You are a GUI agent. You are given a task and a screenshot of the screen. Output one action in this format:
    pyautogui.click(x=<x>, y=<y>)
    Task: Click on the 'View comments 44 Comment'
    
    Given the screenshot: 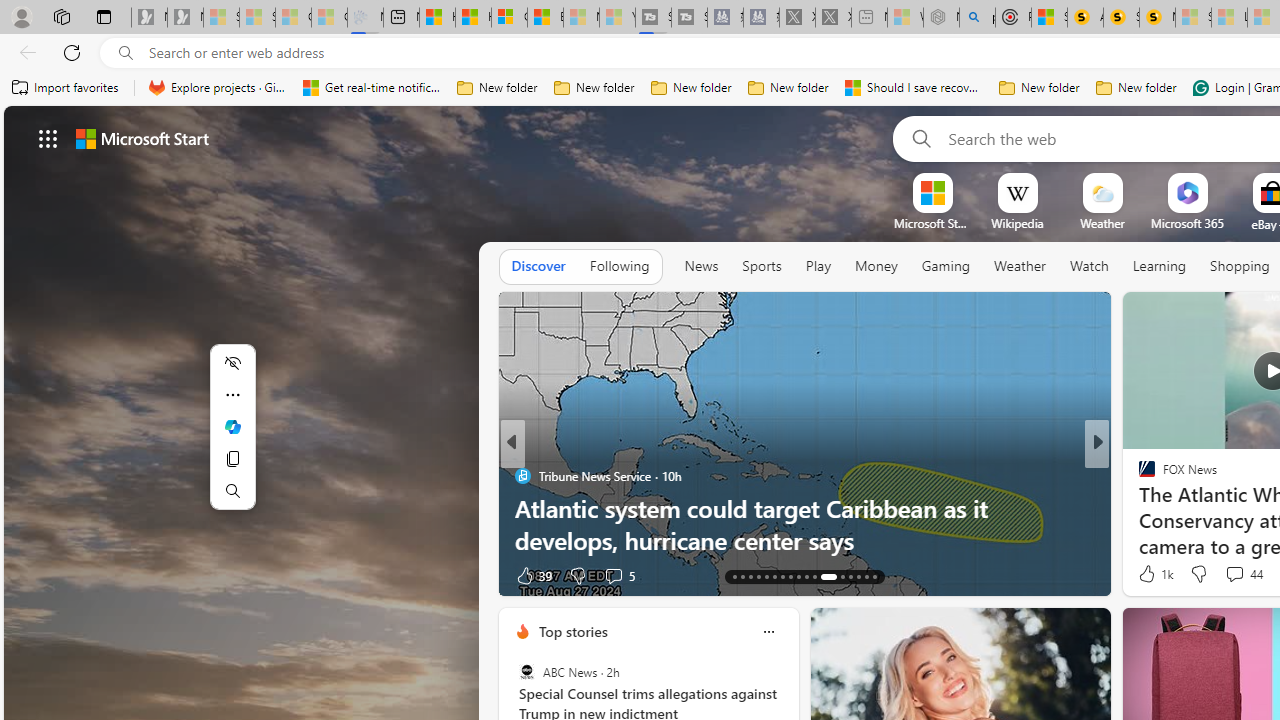 What is the action you would take?
    pyautogui.click(x=1242, y=574)
    